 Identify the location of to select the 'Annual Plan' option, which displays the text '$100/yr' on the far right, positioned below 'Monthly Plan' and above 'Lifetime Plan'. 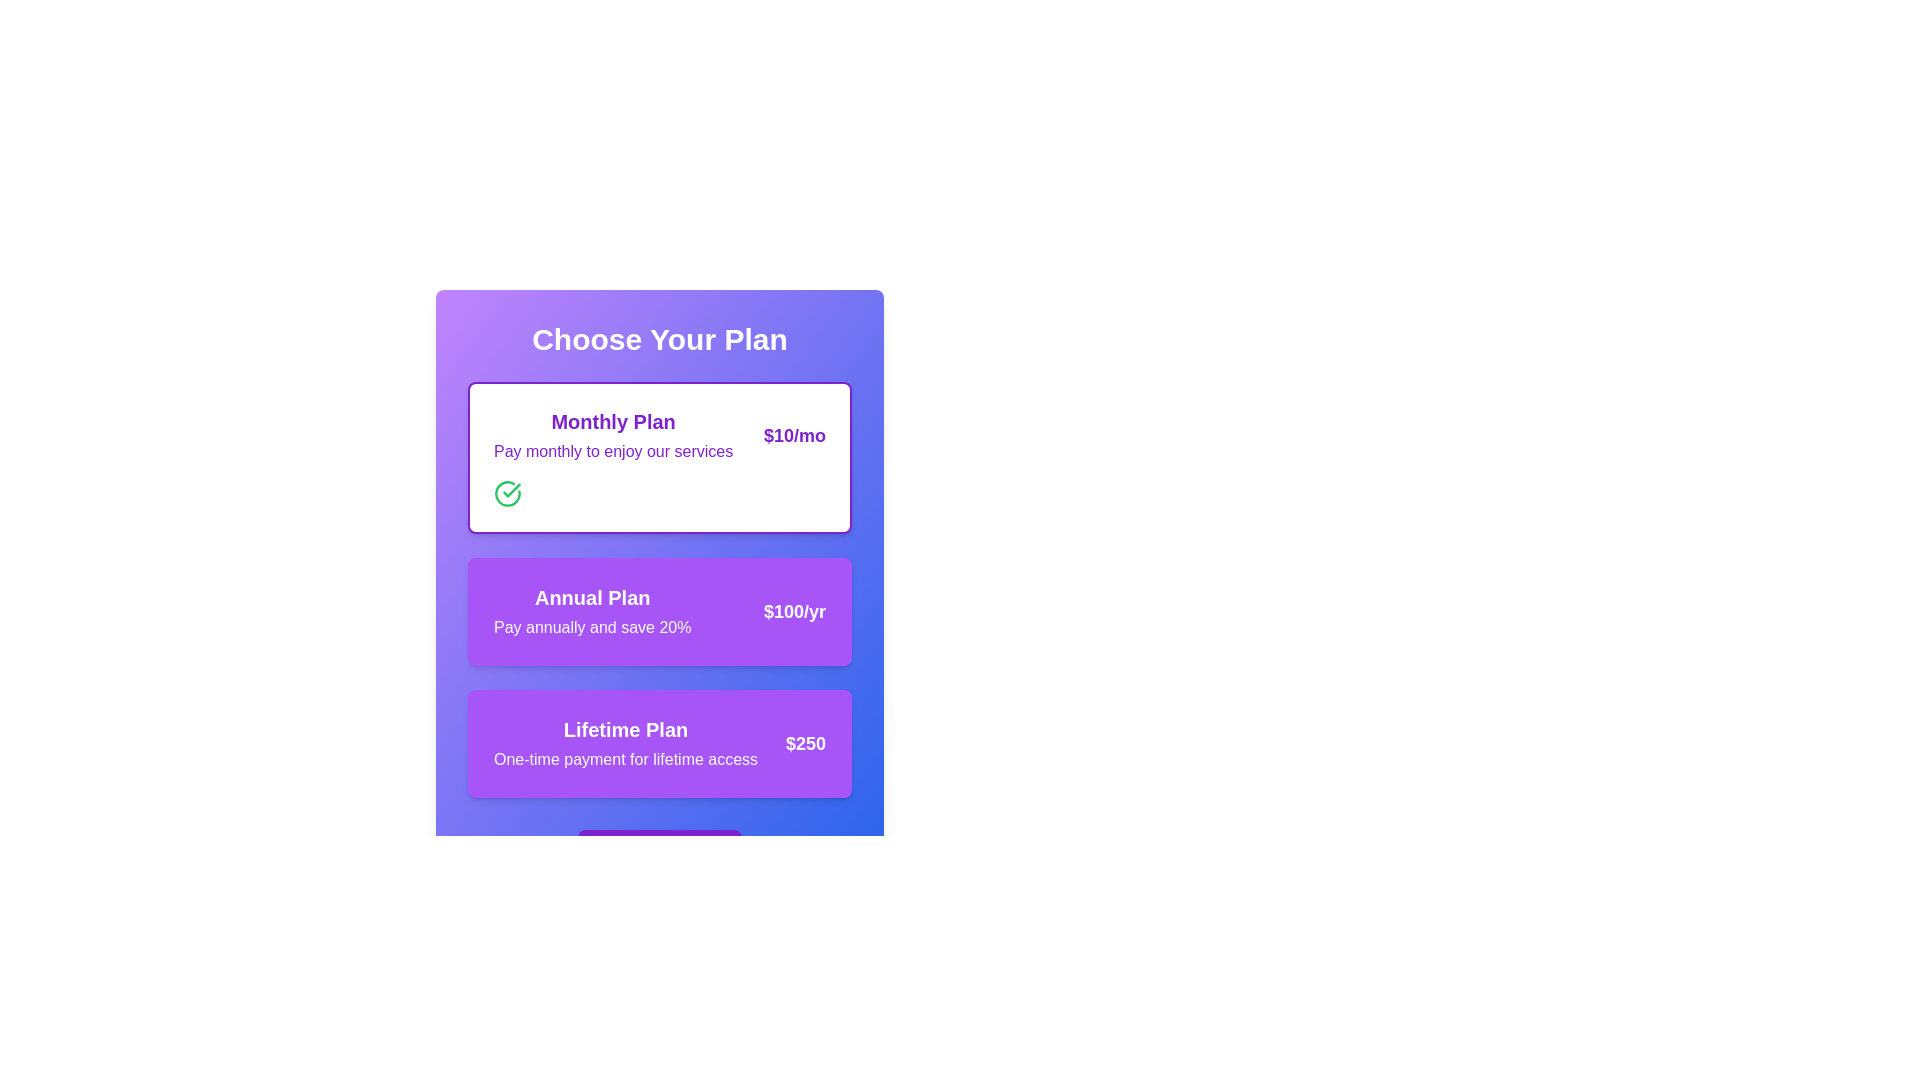
(660, 611).